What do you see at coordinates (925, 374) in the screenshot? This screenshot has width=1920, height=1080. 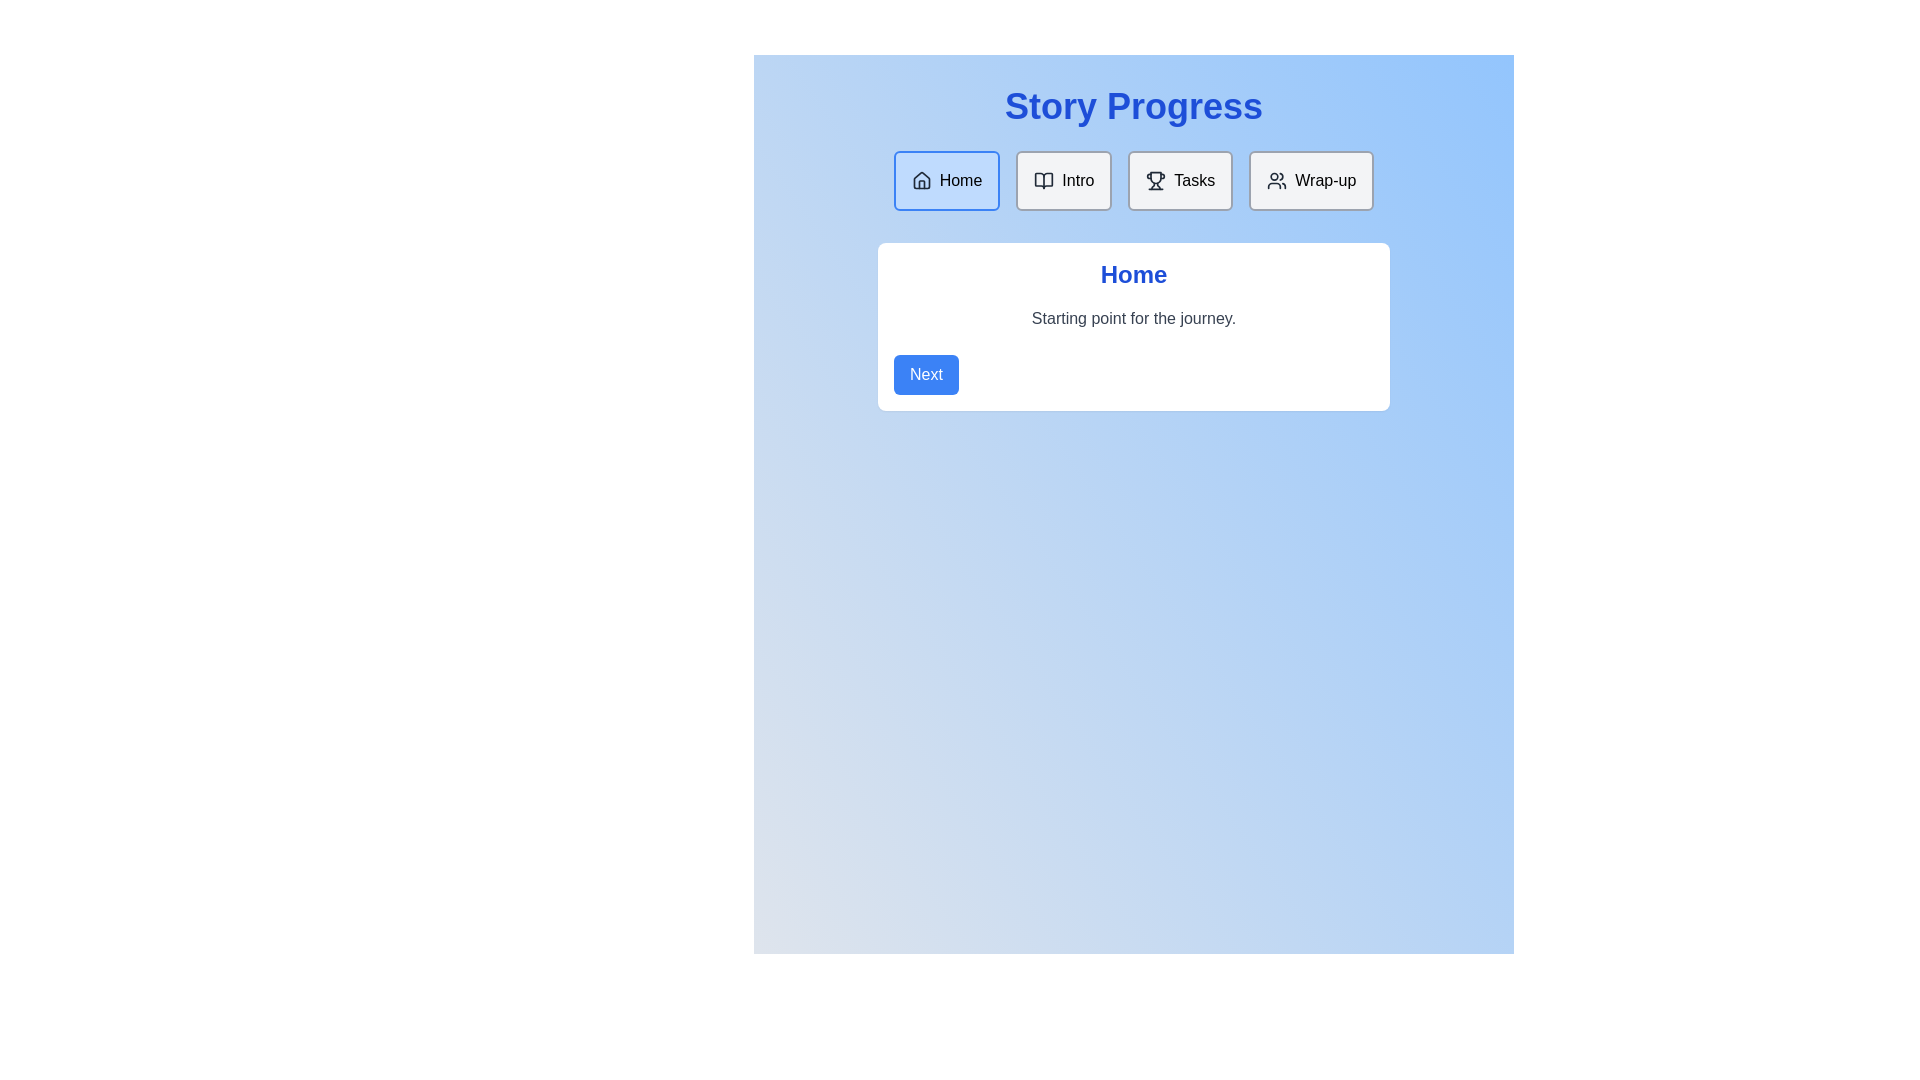 I see `the 'Next' button to proceed to the next step` at bounding box center [925, 374].